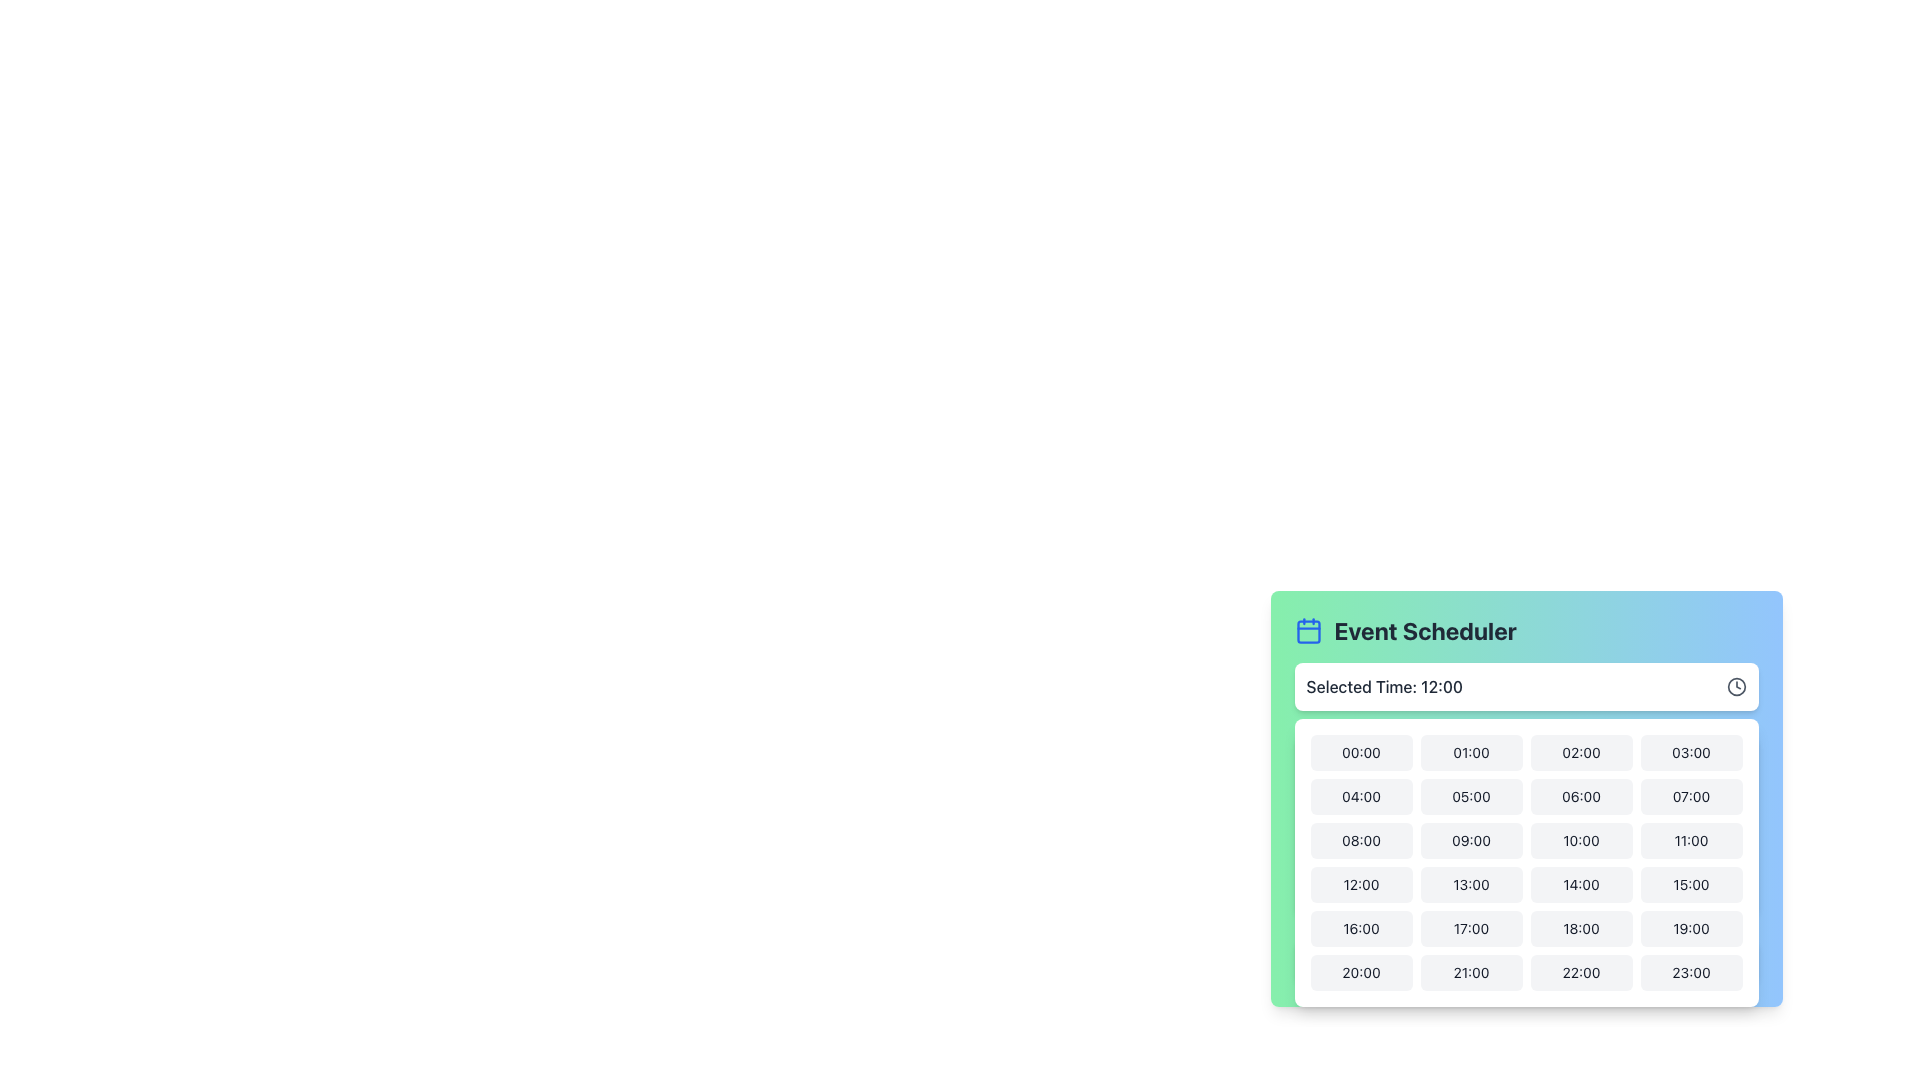 The height and width of the screenshot is (1080, 1920). I want to click on the button labeled '06:00', which is a rectangular button with rounded corners and a light gray background, located in the second row and third column of the time slot grid under 'Event Scheduler', so click(1525, 797).